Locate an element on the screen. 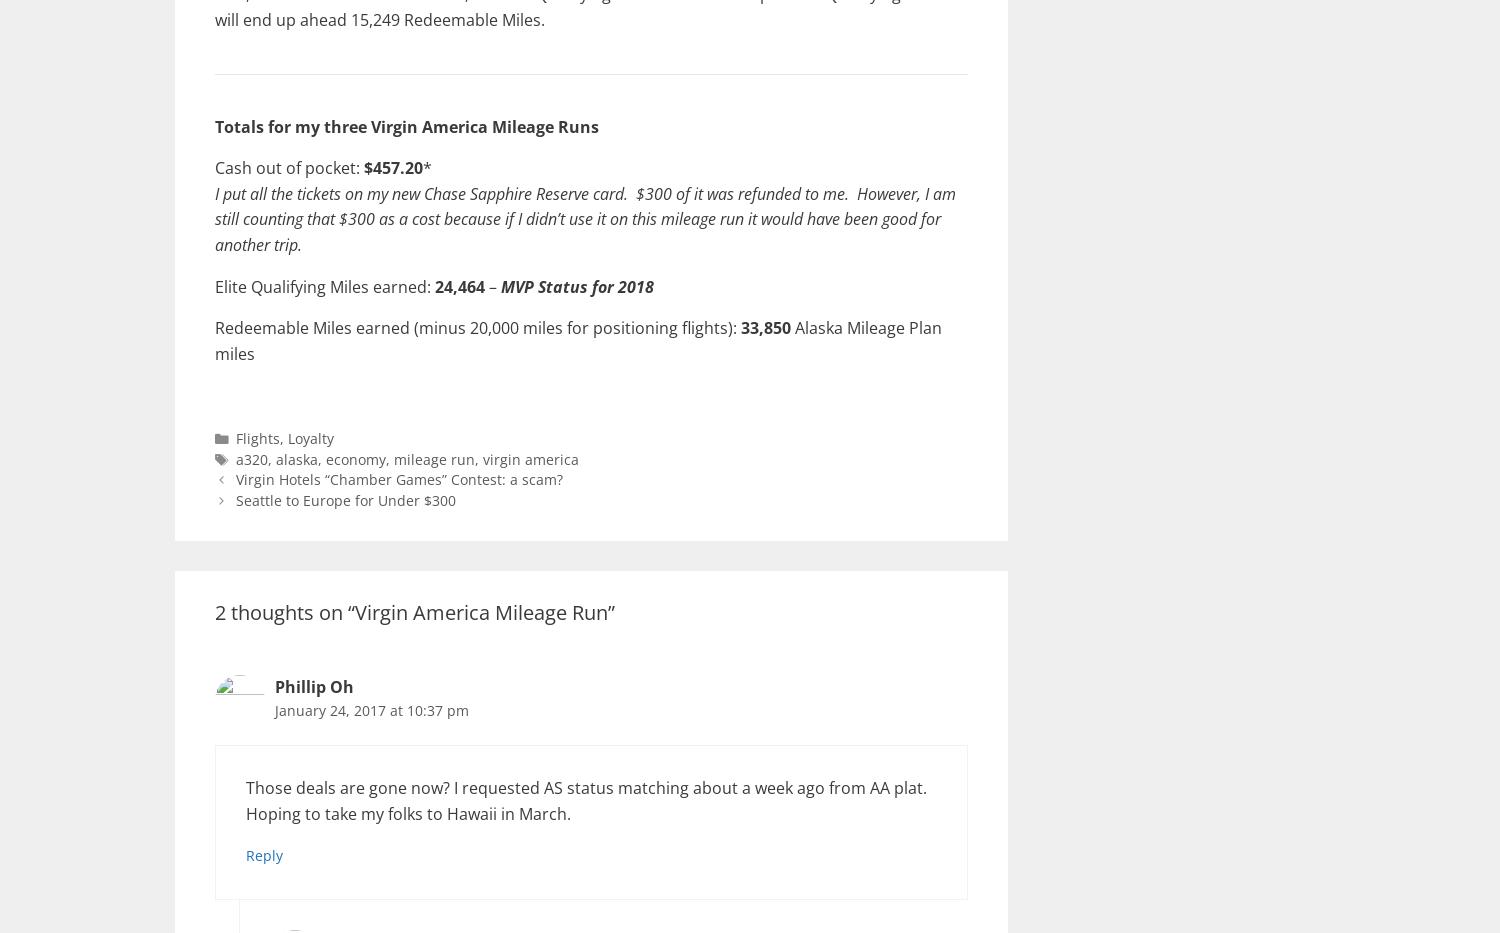  'Flights' is located at coordinates (258, 437).